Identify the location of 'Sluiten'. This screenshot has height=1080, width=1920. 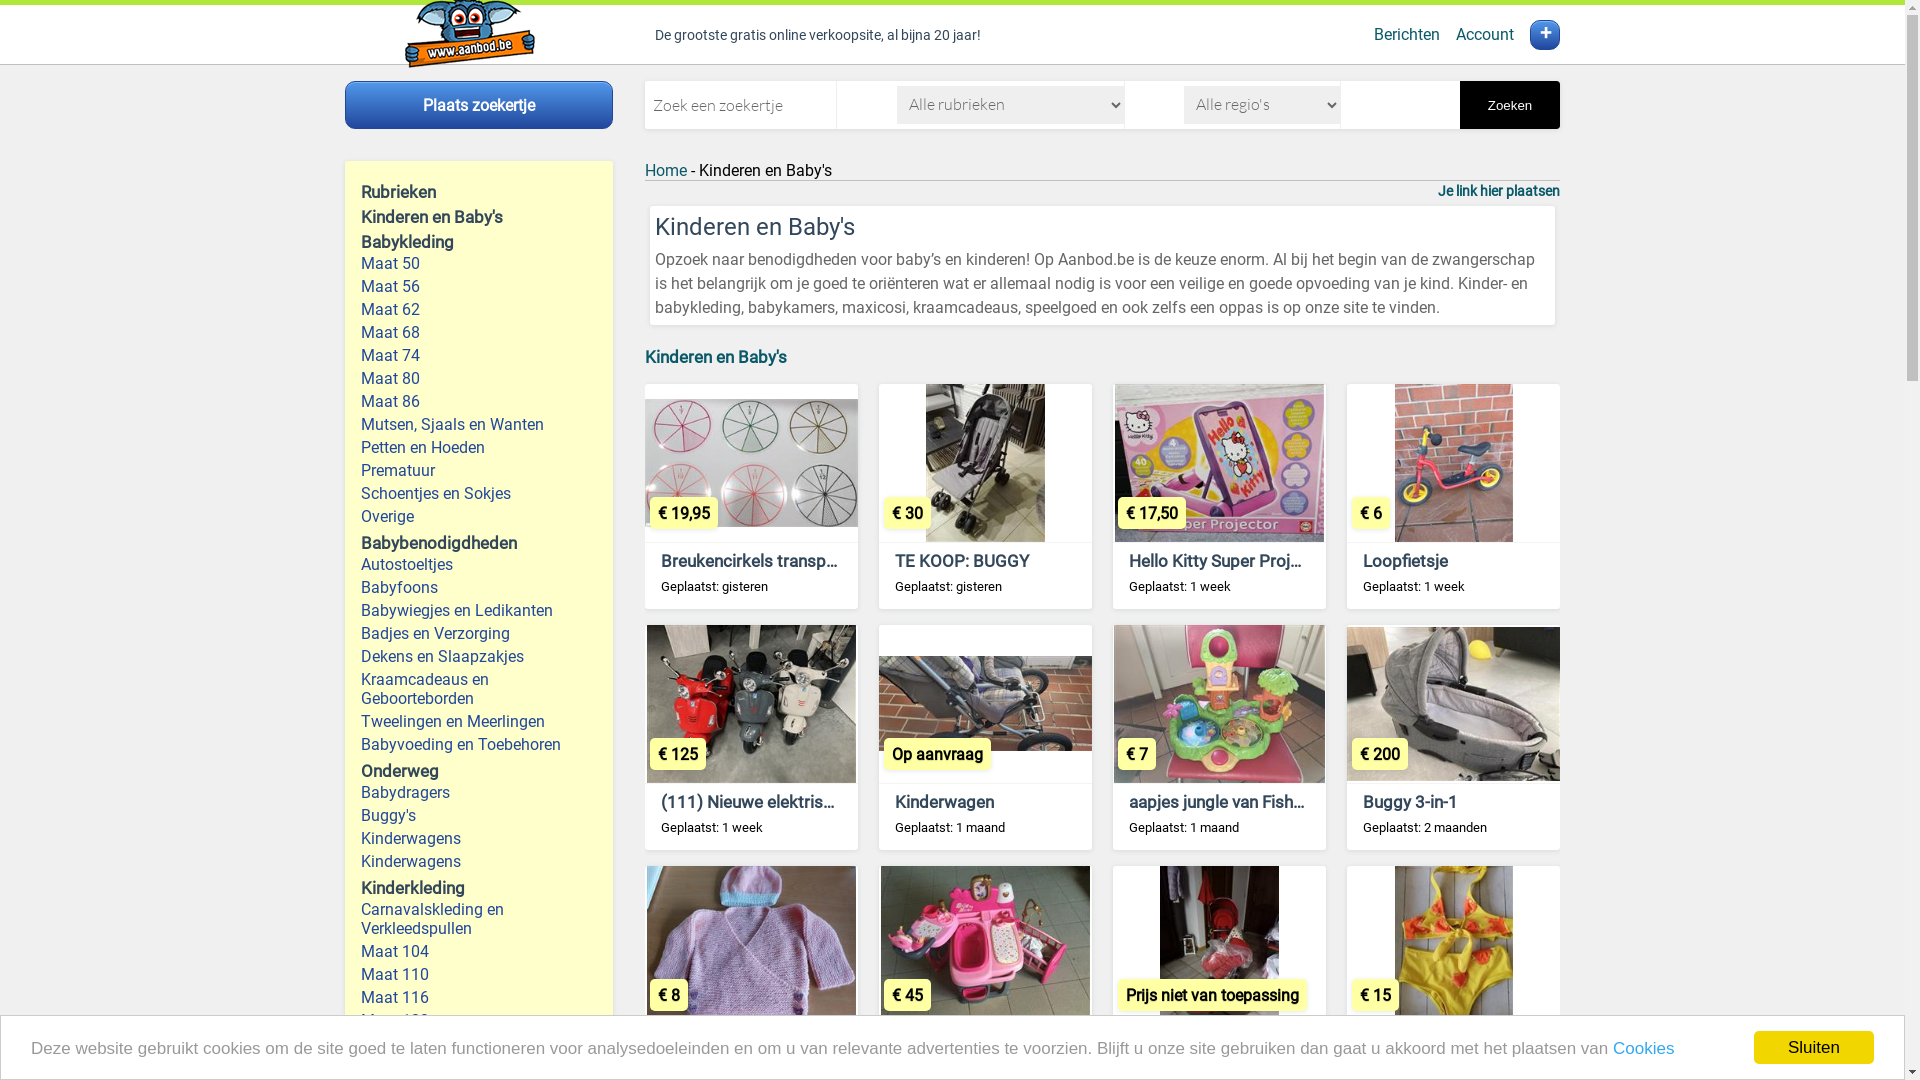
(1814, 1046).